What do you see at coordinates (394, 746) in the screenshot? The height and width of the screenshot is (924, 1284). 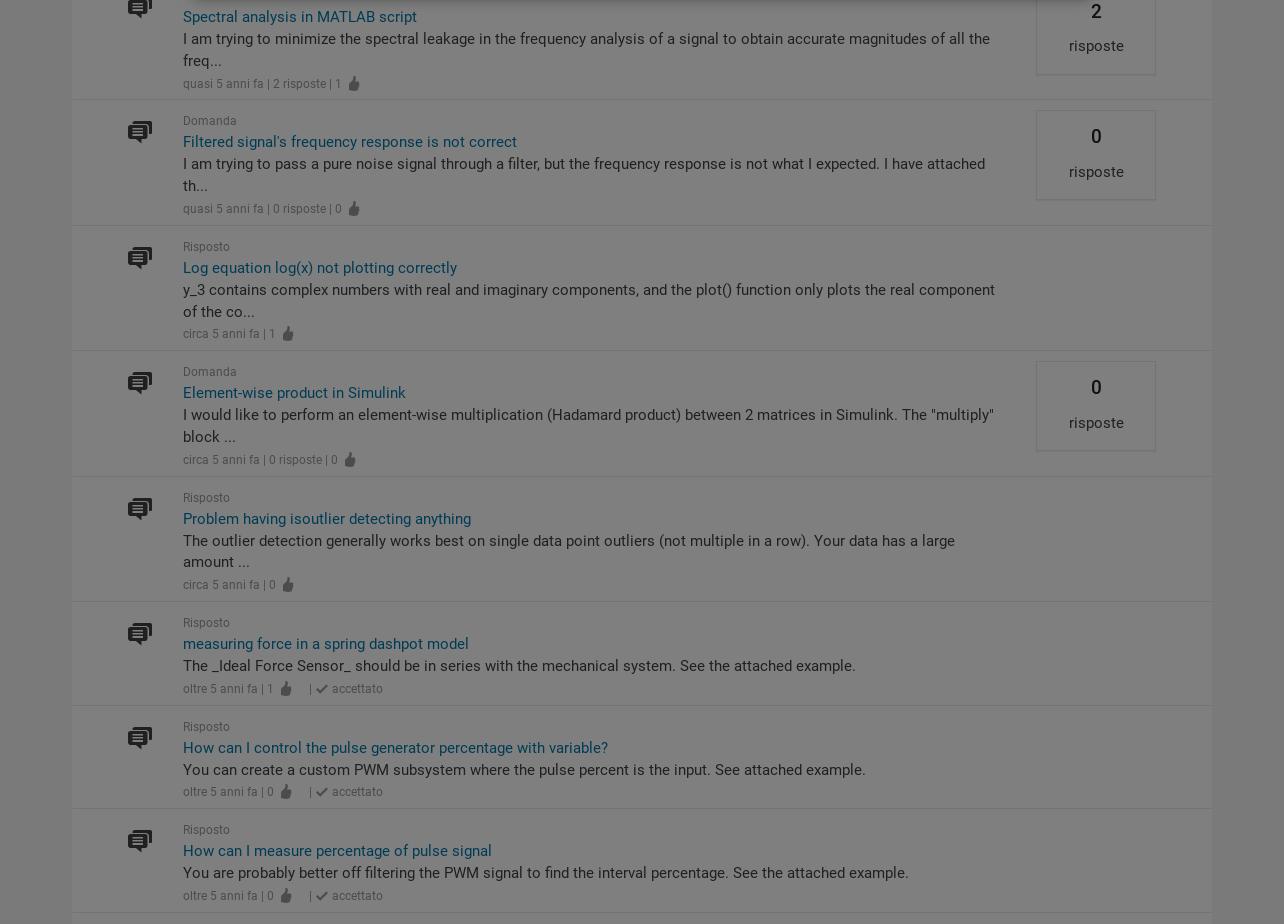 I see `'How can I control the pulse generator percentage with variable?'` at bounding box center [394, 746].